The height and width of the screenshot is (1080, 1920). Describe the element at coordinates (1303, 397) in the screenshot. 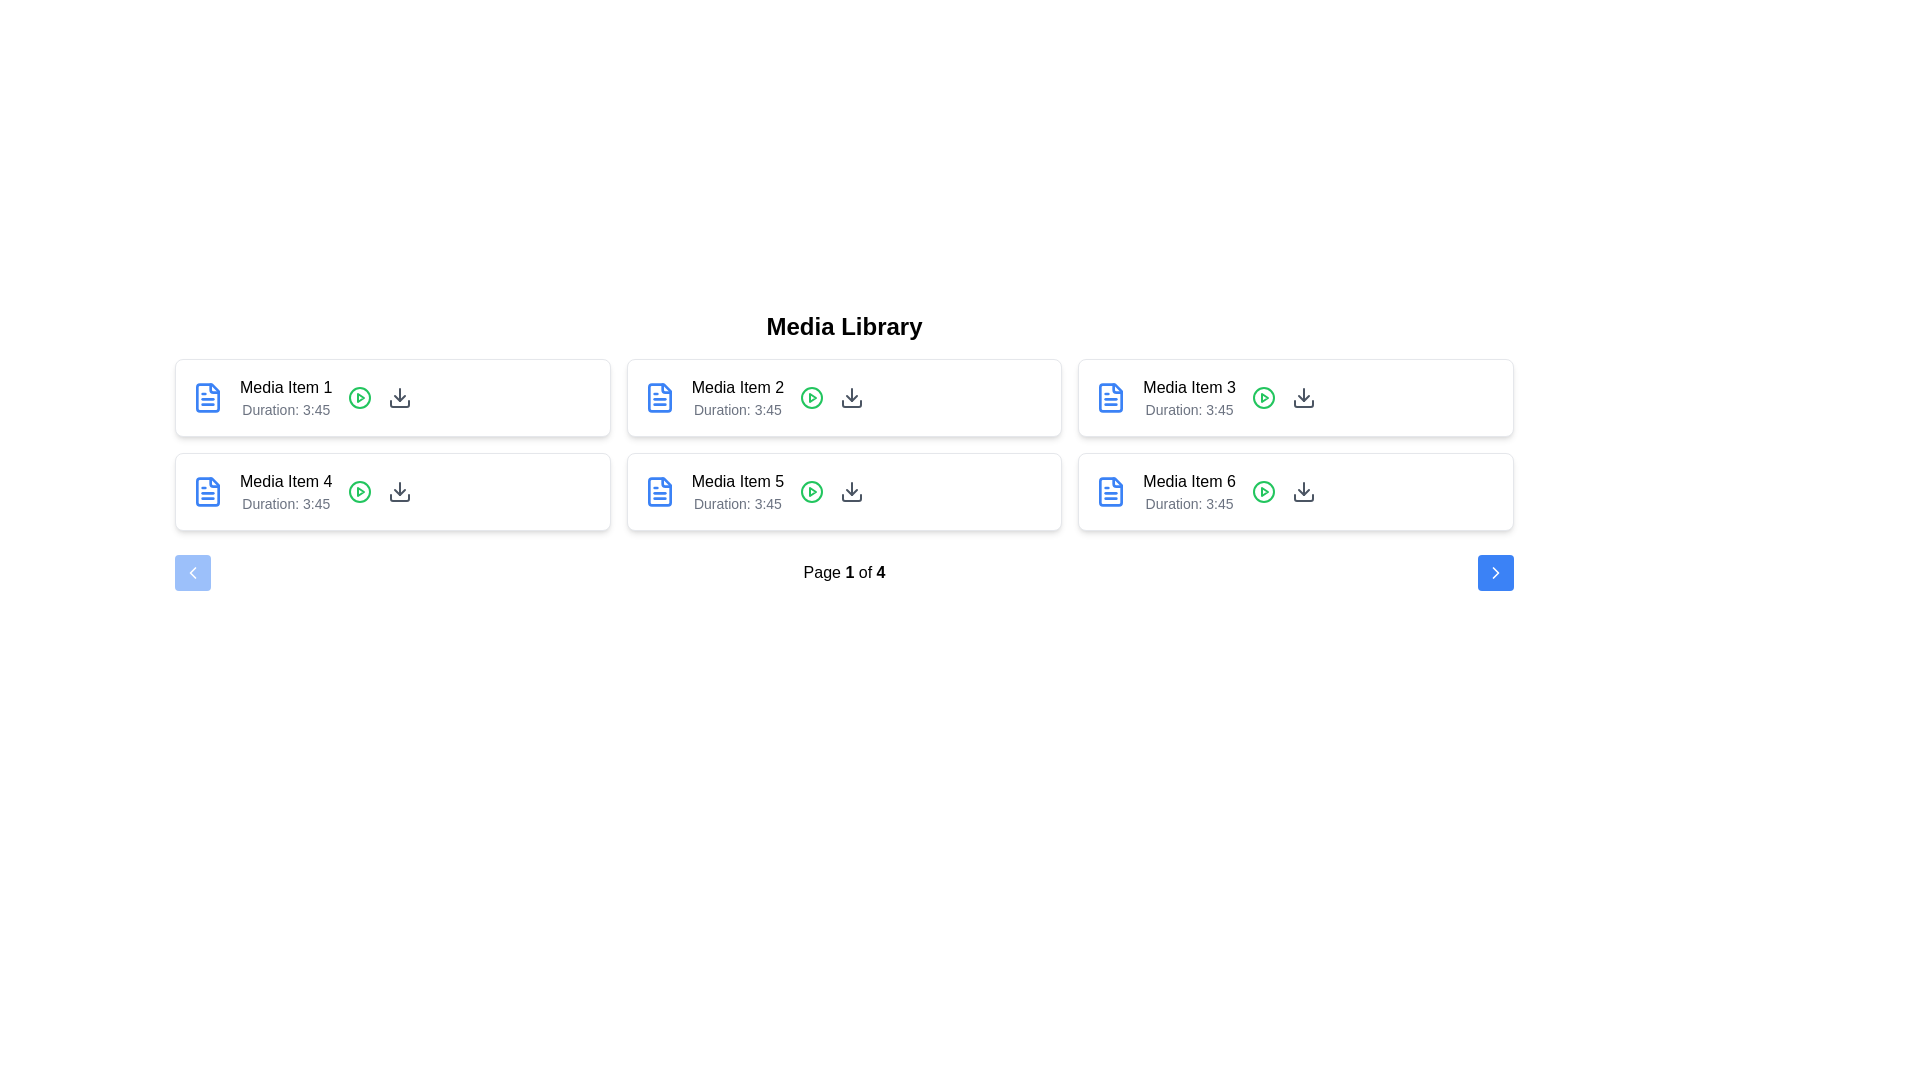

I see `the download icon button, which is a small gray icon depicting a downward arrow with a horizontal line at its base, located within the card labeled 'Media Item 3'` at that location.